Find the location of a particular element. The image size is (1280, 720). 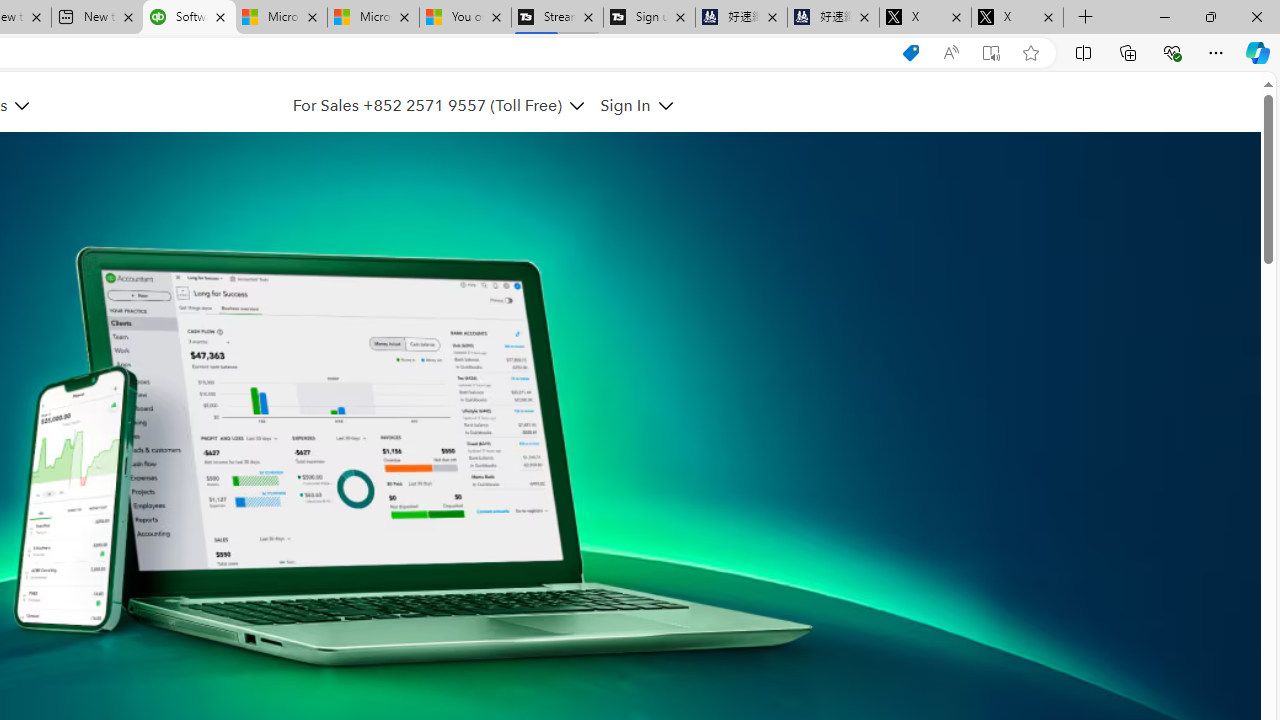

'Enter Immersive Reader (F9)' is located at coordinates (991, 52).